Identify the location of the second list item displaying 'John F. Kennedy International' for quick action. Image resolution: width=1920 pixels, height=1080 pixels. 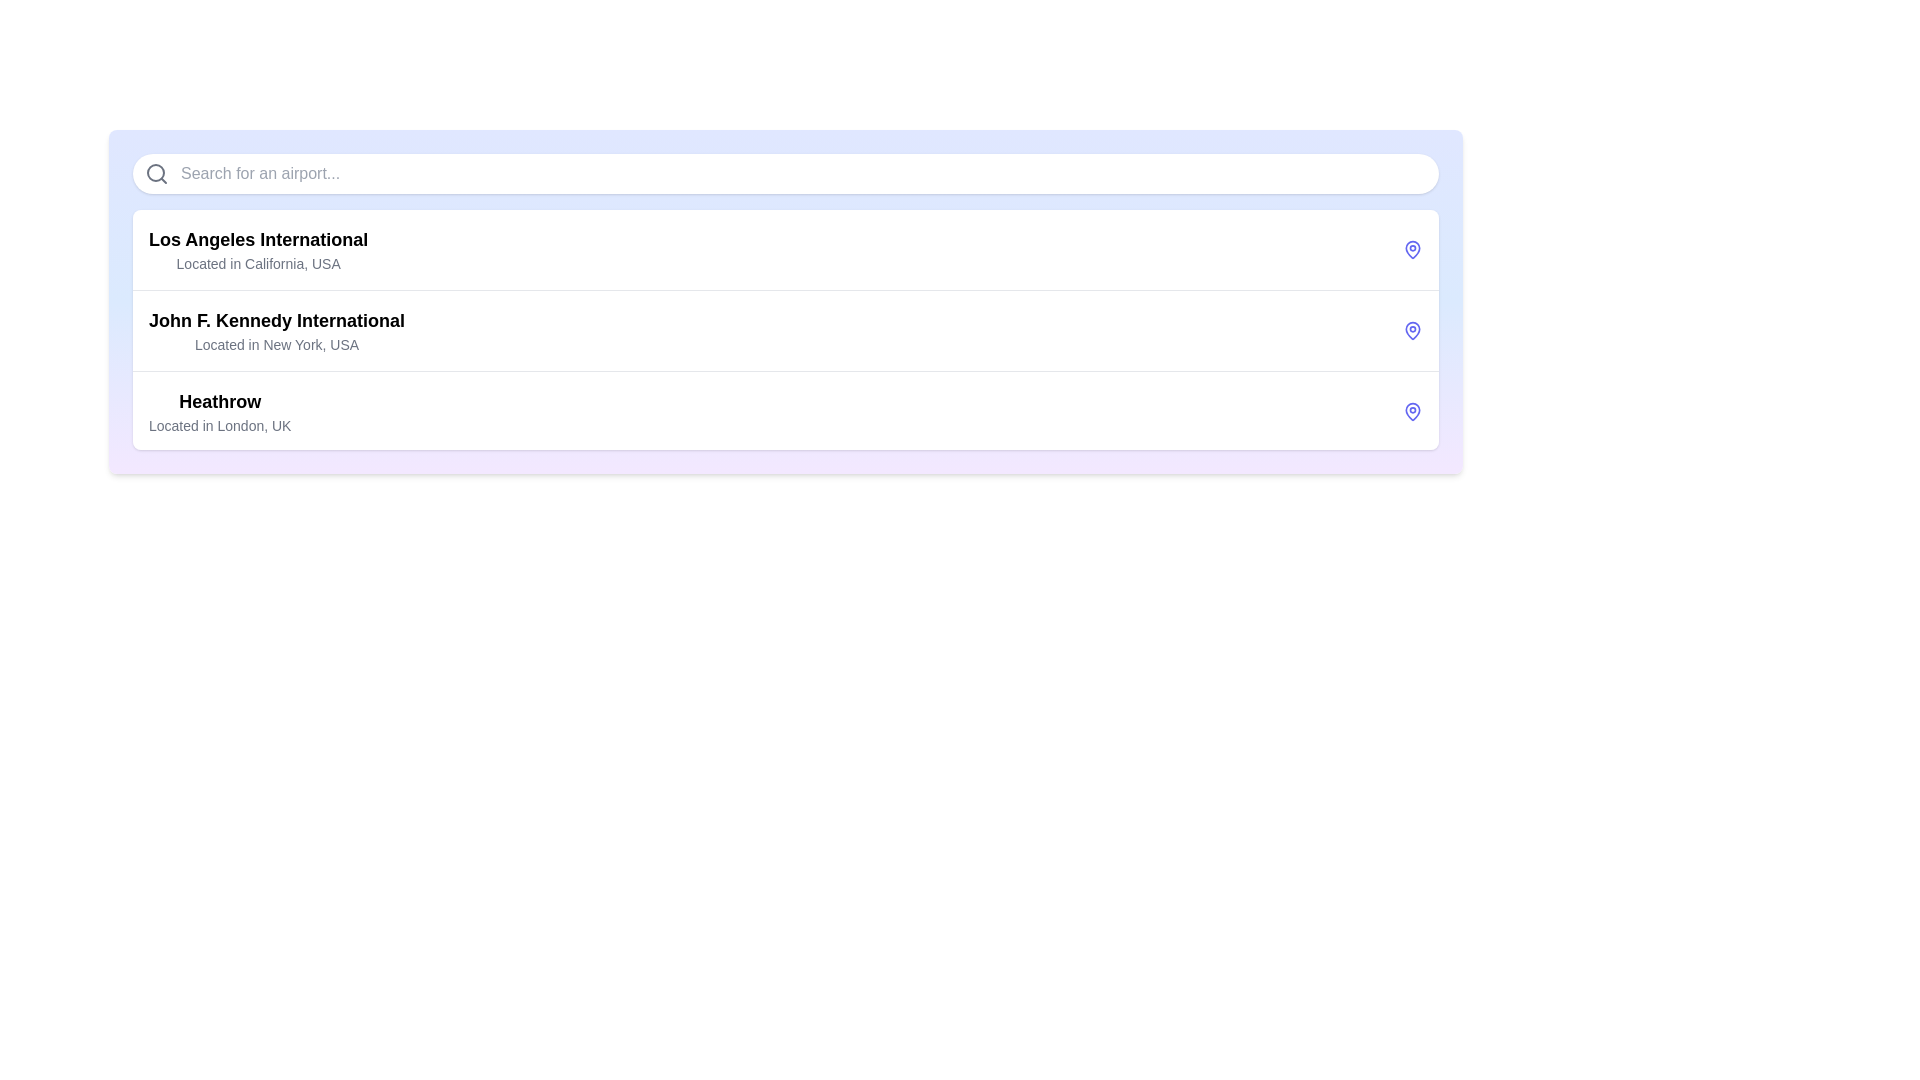
(785, 329).